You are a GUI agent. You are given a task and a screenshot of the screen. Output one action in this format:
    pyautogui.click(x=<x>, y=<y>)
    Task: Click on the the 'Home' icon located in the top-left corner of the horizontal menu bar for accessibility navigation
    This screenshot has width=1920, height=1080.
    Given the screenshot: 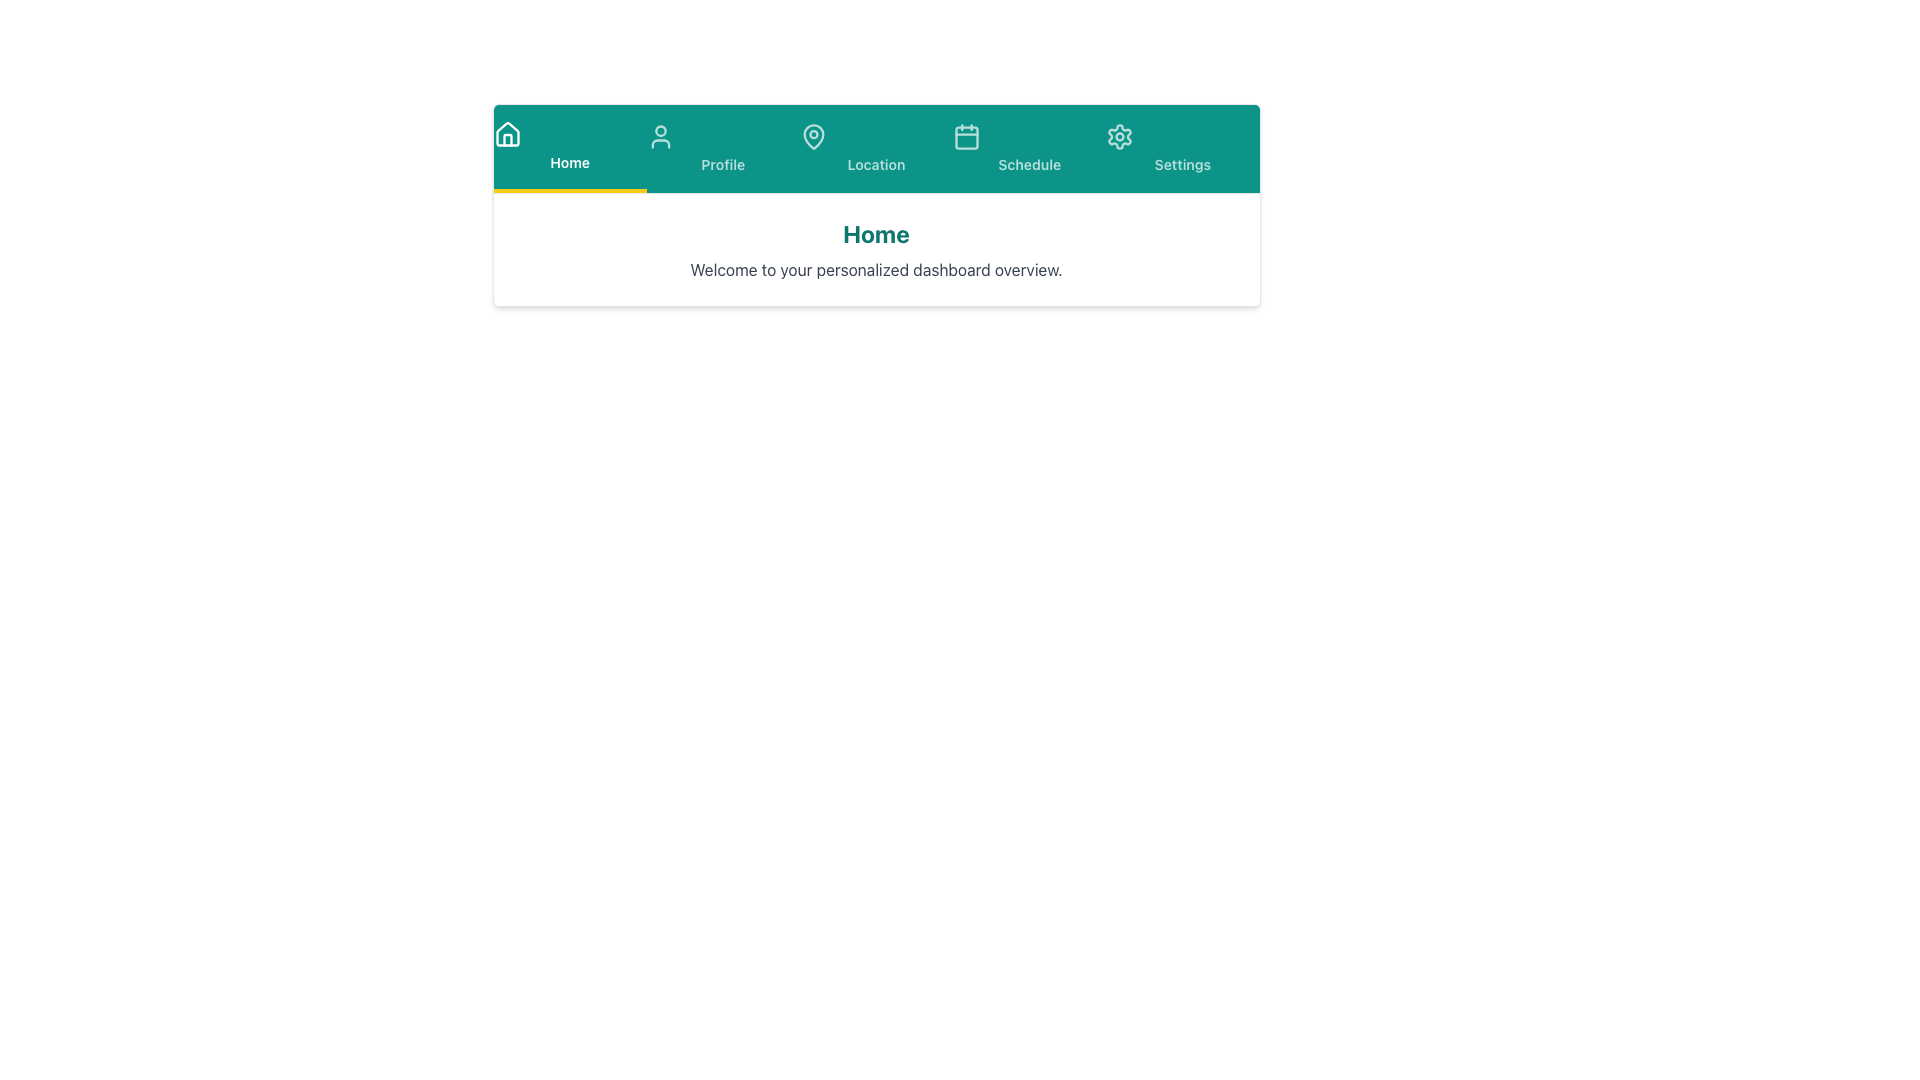 What is the action you would take?
    pyautogui.click(x=507, y=135)
    